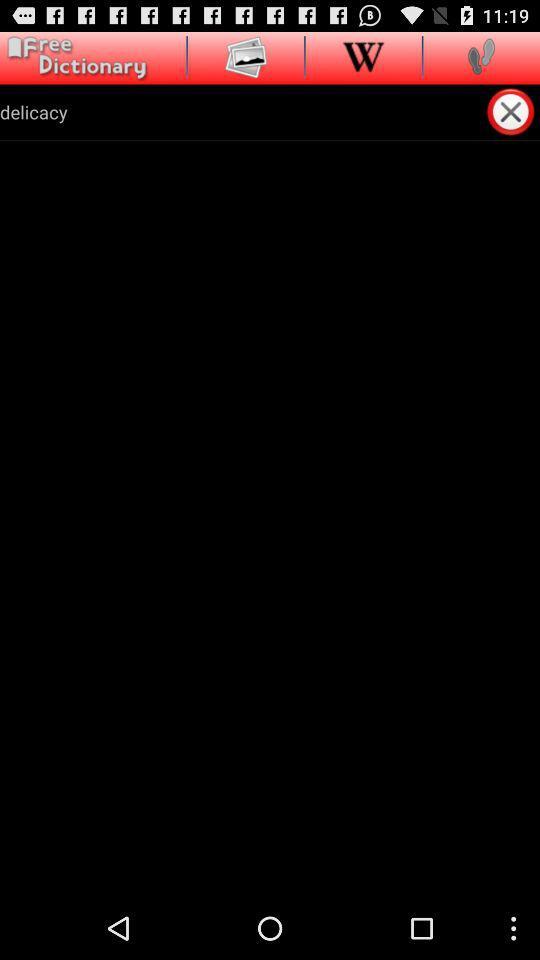 This screenshot has height=960, width=540. What do you see at coordinates (73, 57) in the screenshot?
I see `home screen` at bounding box center [73, 57].